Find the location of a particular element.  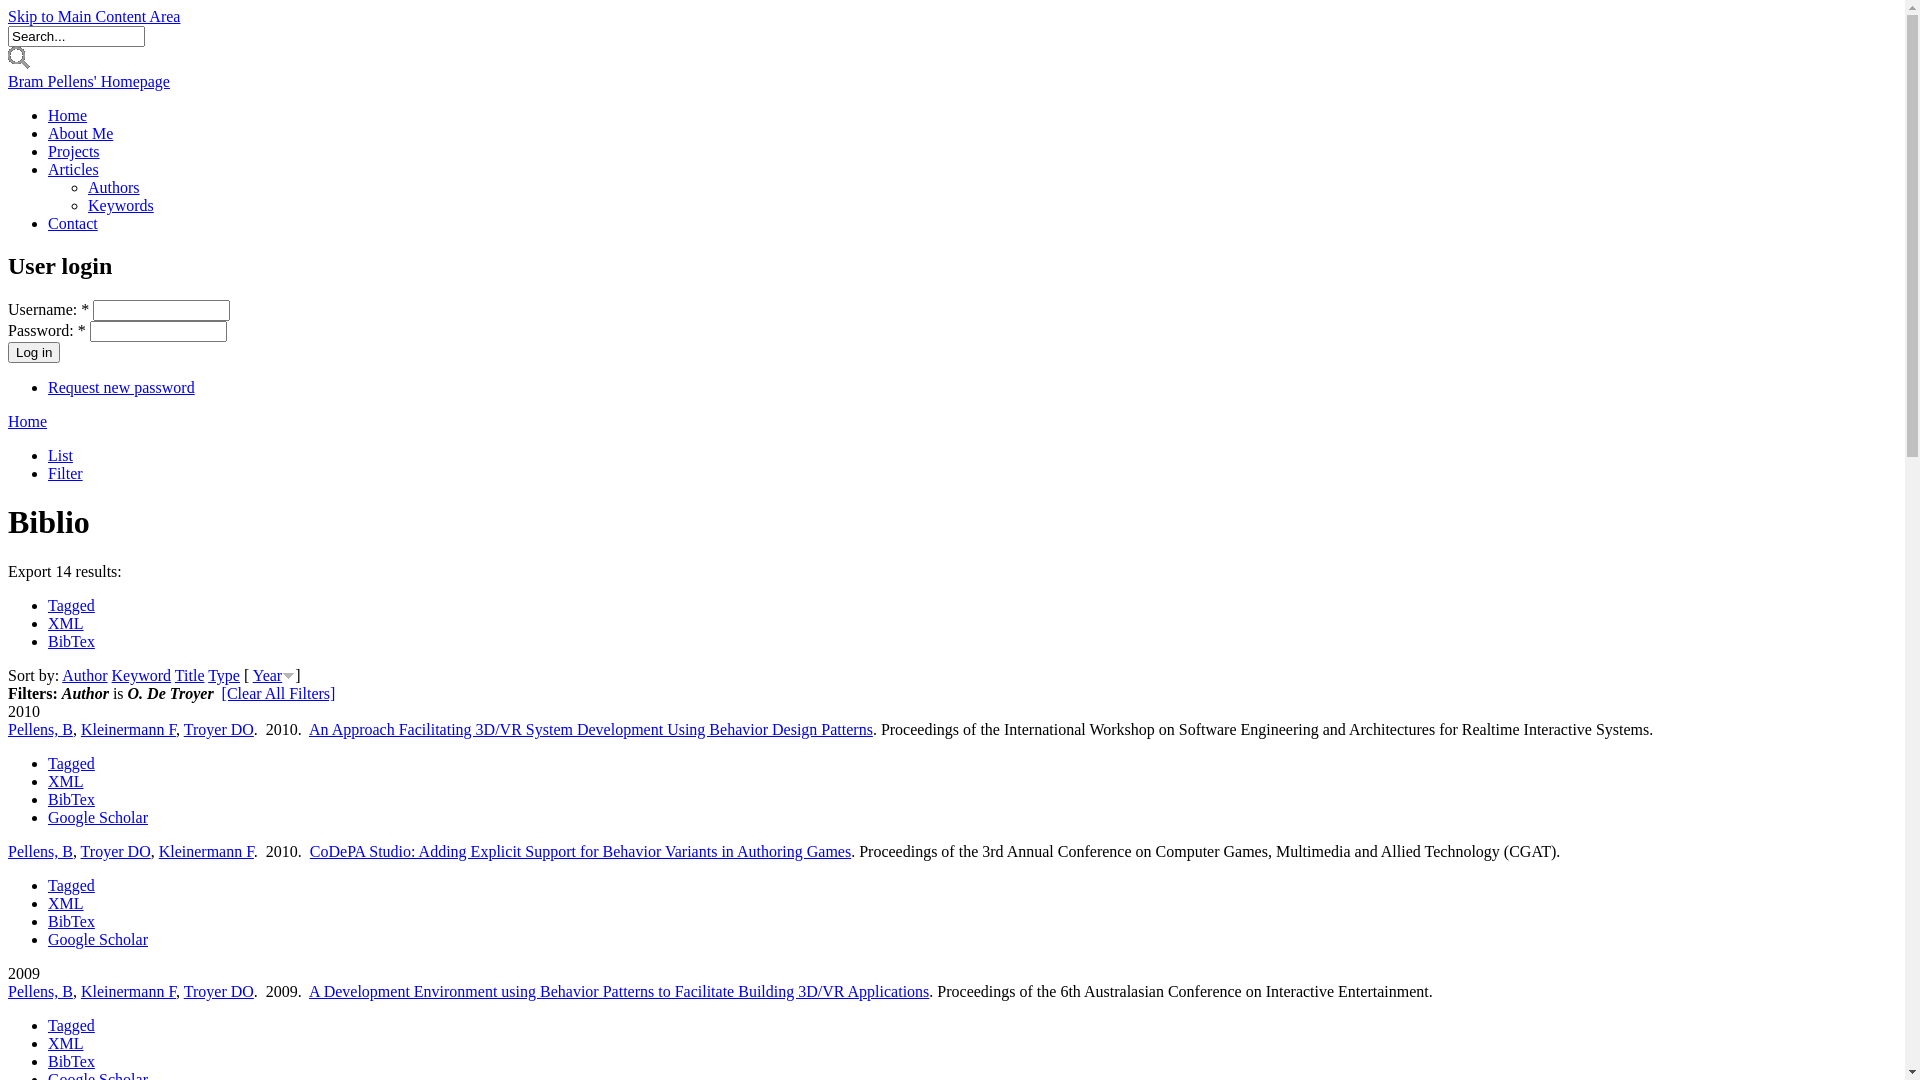

'Year' is located at coordinates (266, 675).